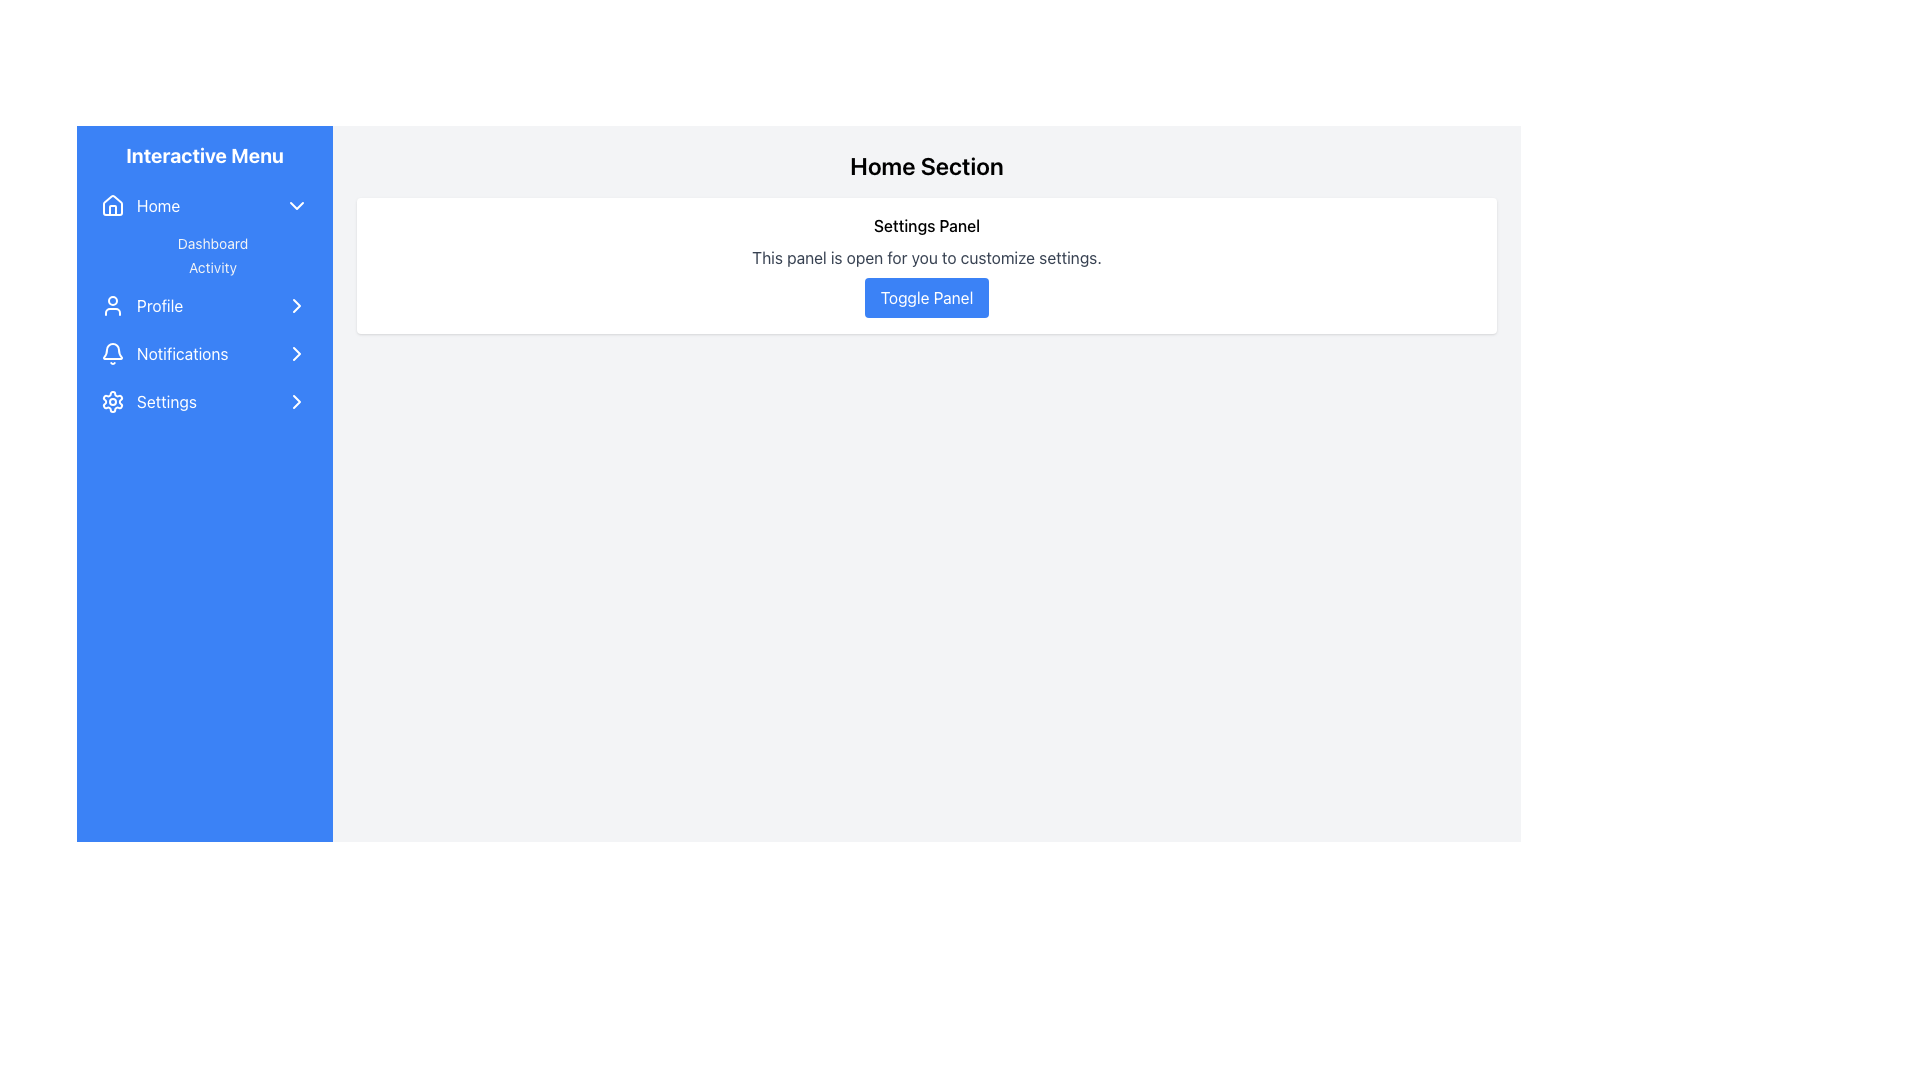 The width and height of the screenshot is (1920, 1080). I want to click on the third button in the left navigation menu panel, so click(205, 305).